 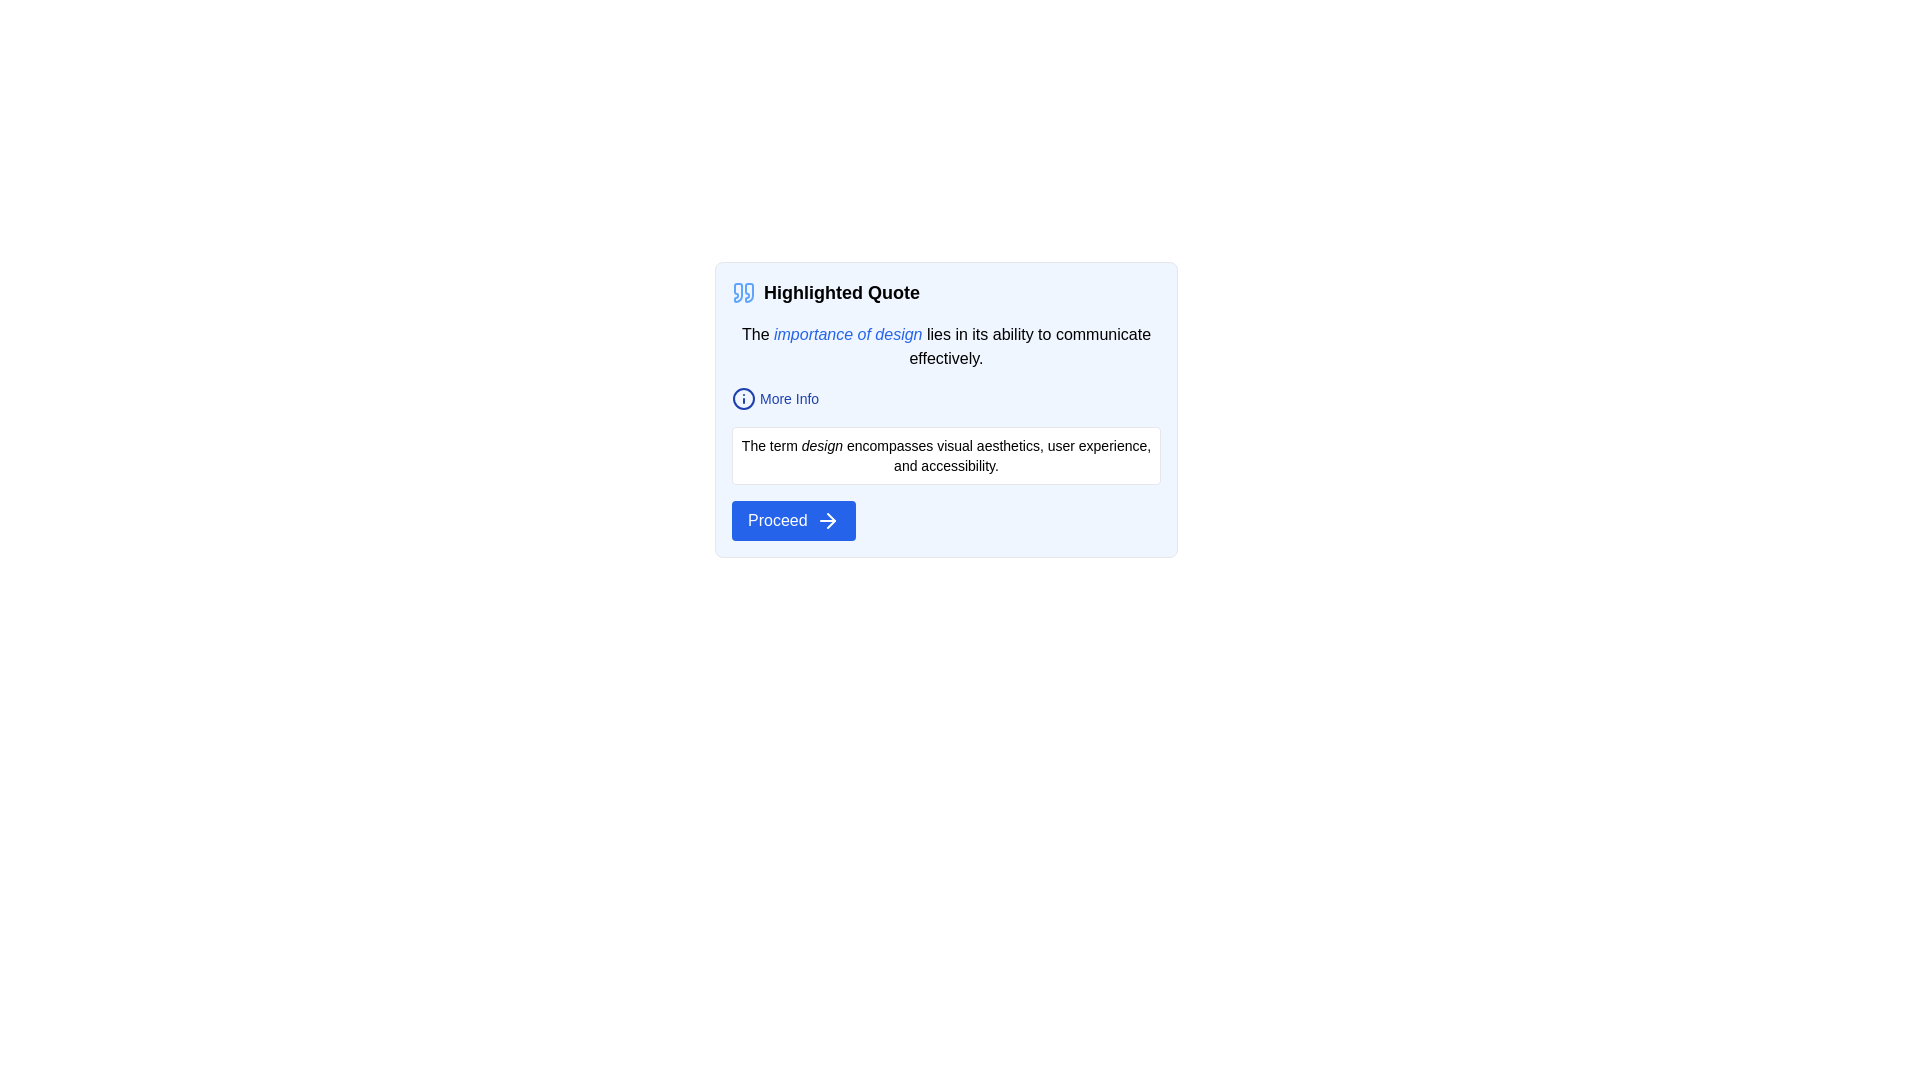 I want to click on the information icon with a blue outline that represents the 'i' character, located to the left of the 'More Info' text, so click(x=743, y=398).